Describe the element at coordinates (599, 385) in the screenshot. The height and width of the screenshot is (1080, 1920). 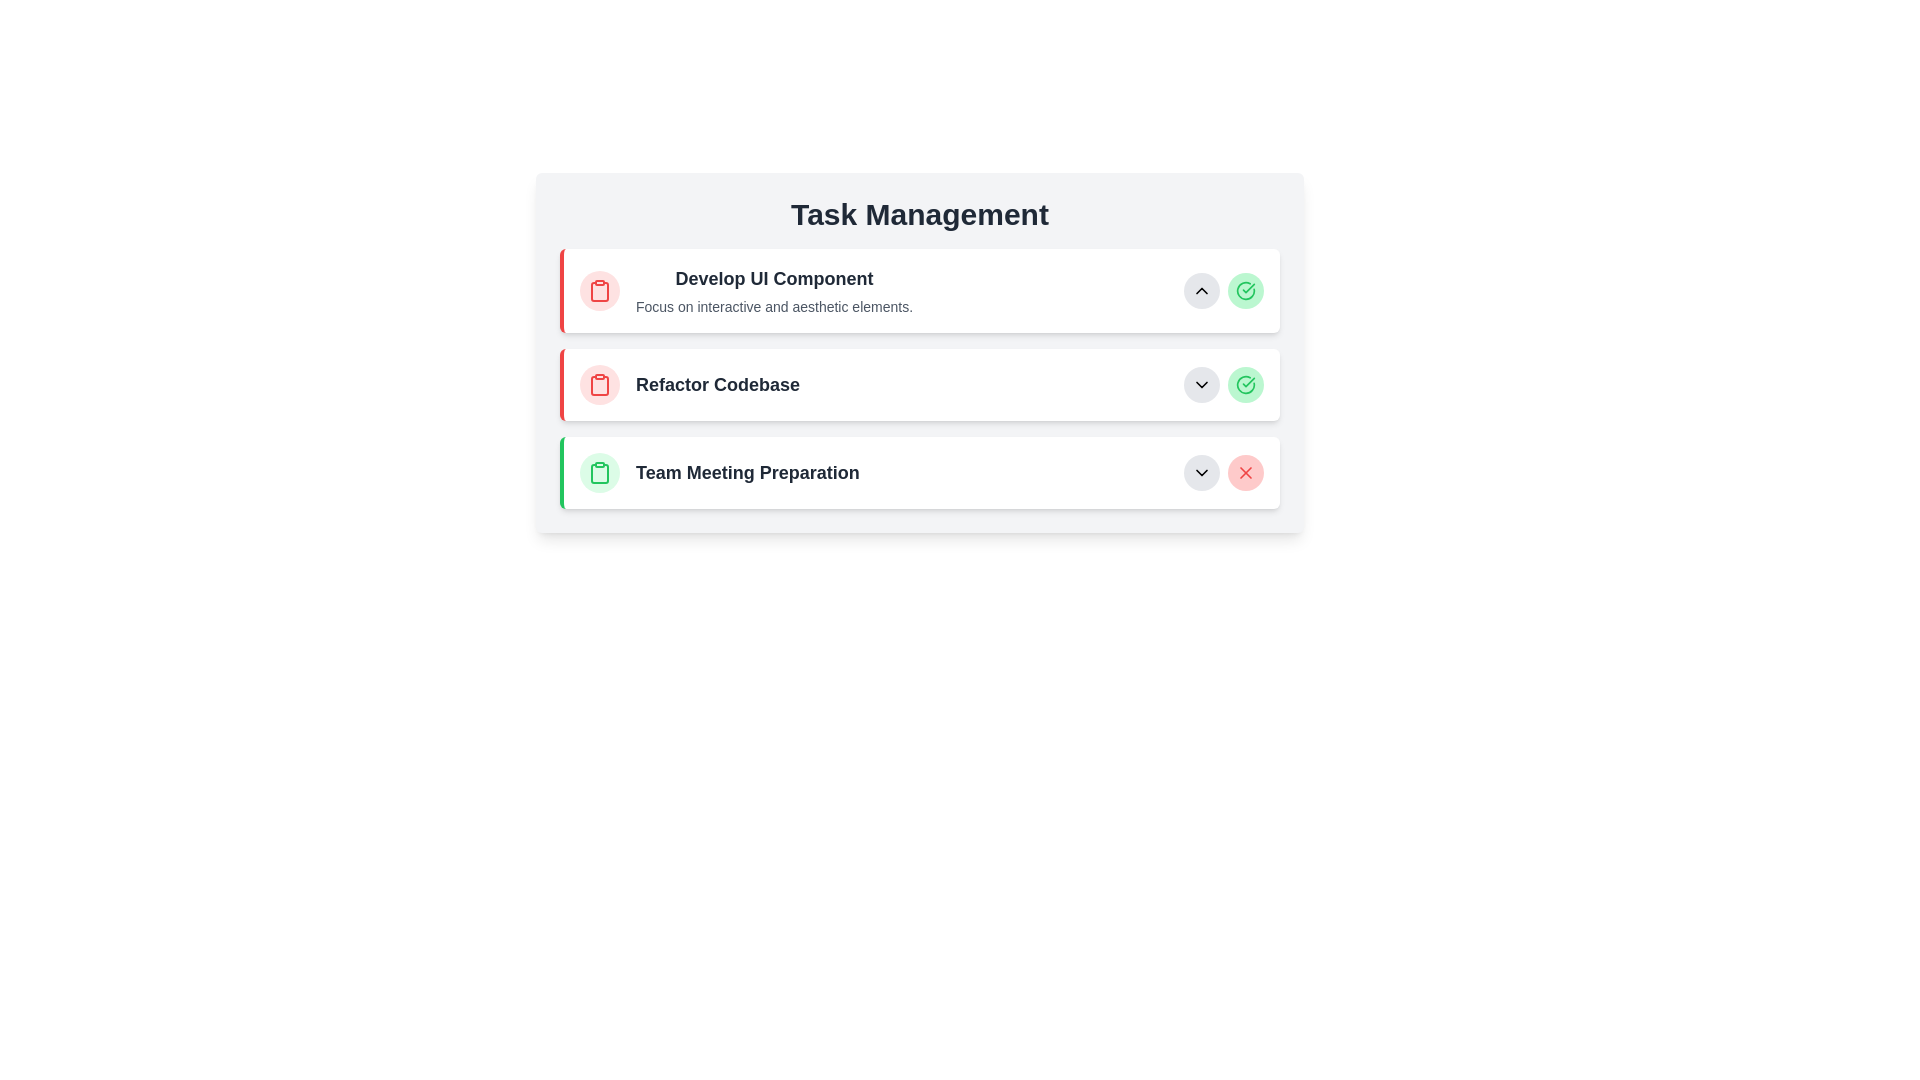
I see `the clipboard icon located to the left of the 'Develop UI Component' text in the first task item, which visually represents the clipboard concept` at that location.